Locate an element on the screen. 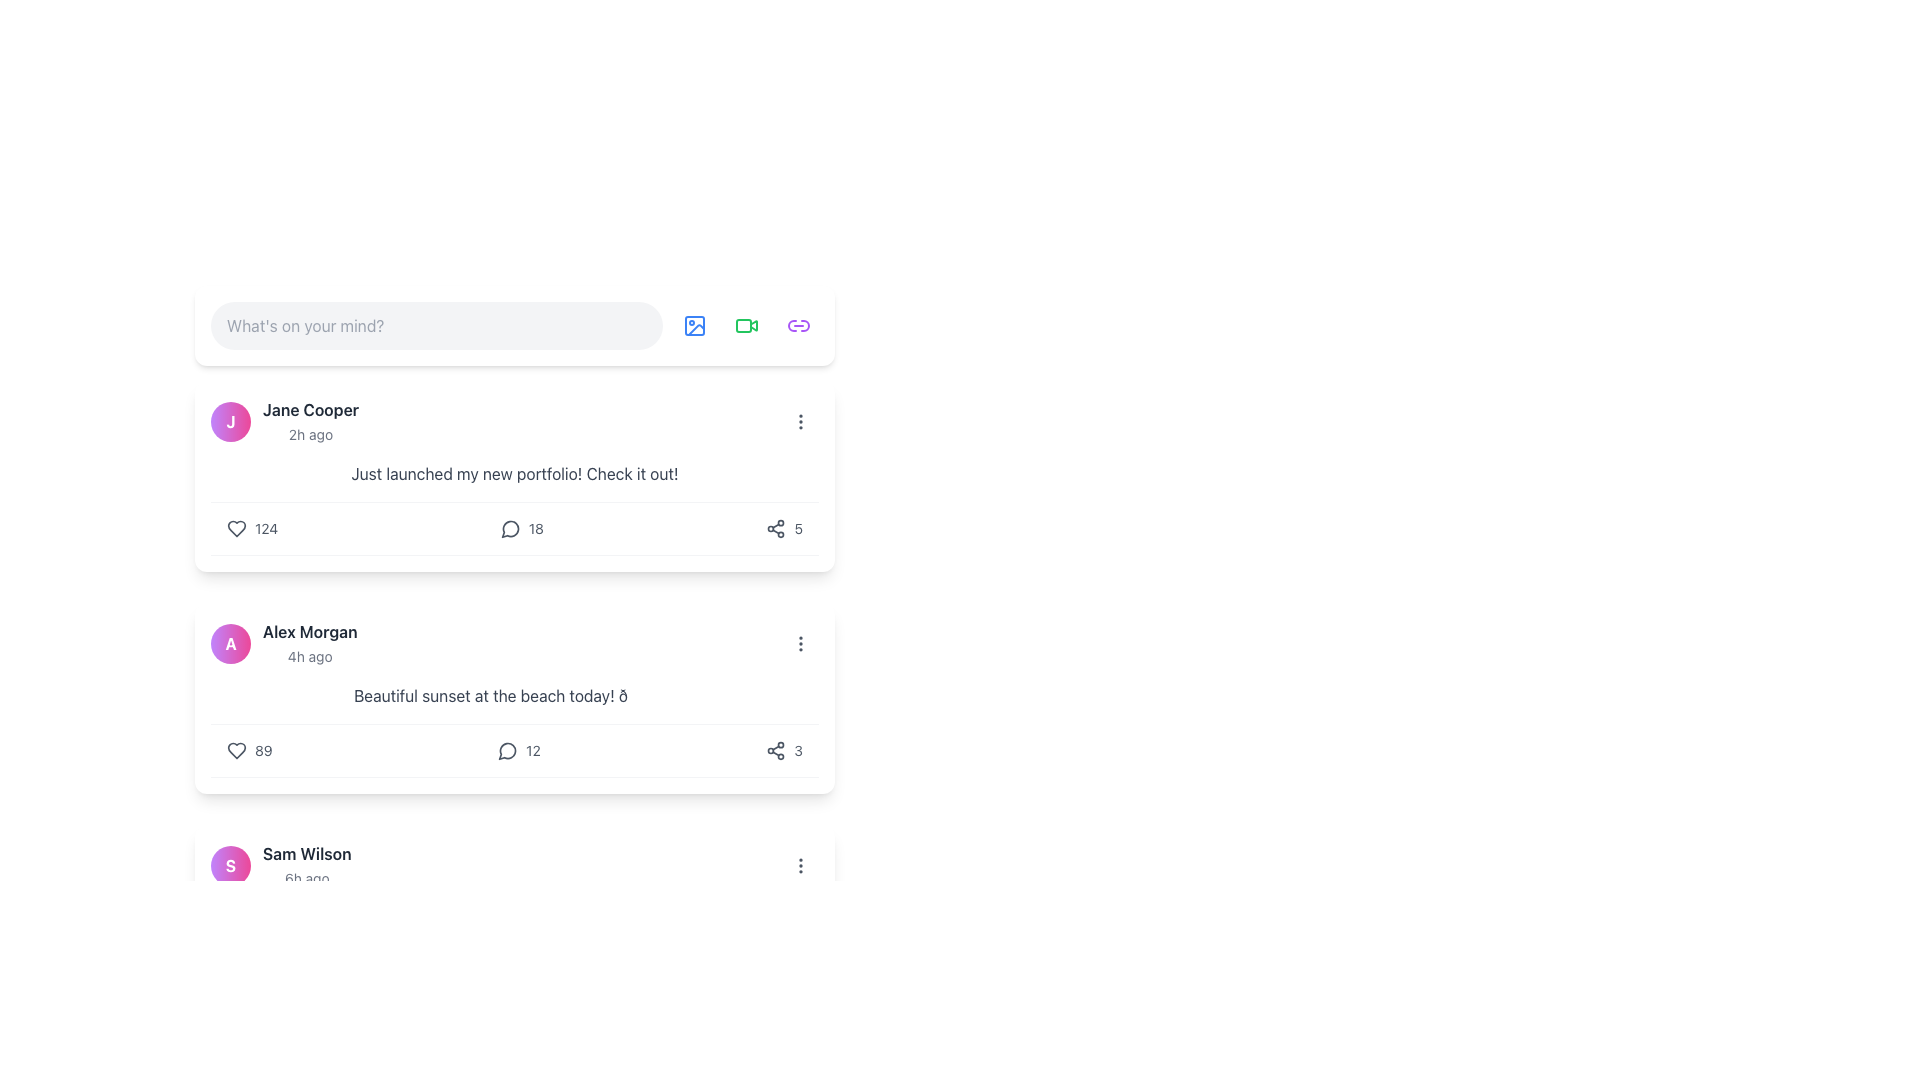 The width and height of the screenshot is (1920, 1080). the Avatar or profile icon for the user 'Jane Cooper', which is the leftmost component in the top segment of the interface is located at coordinates (230, 420).